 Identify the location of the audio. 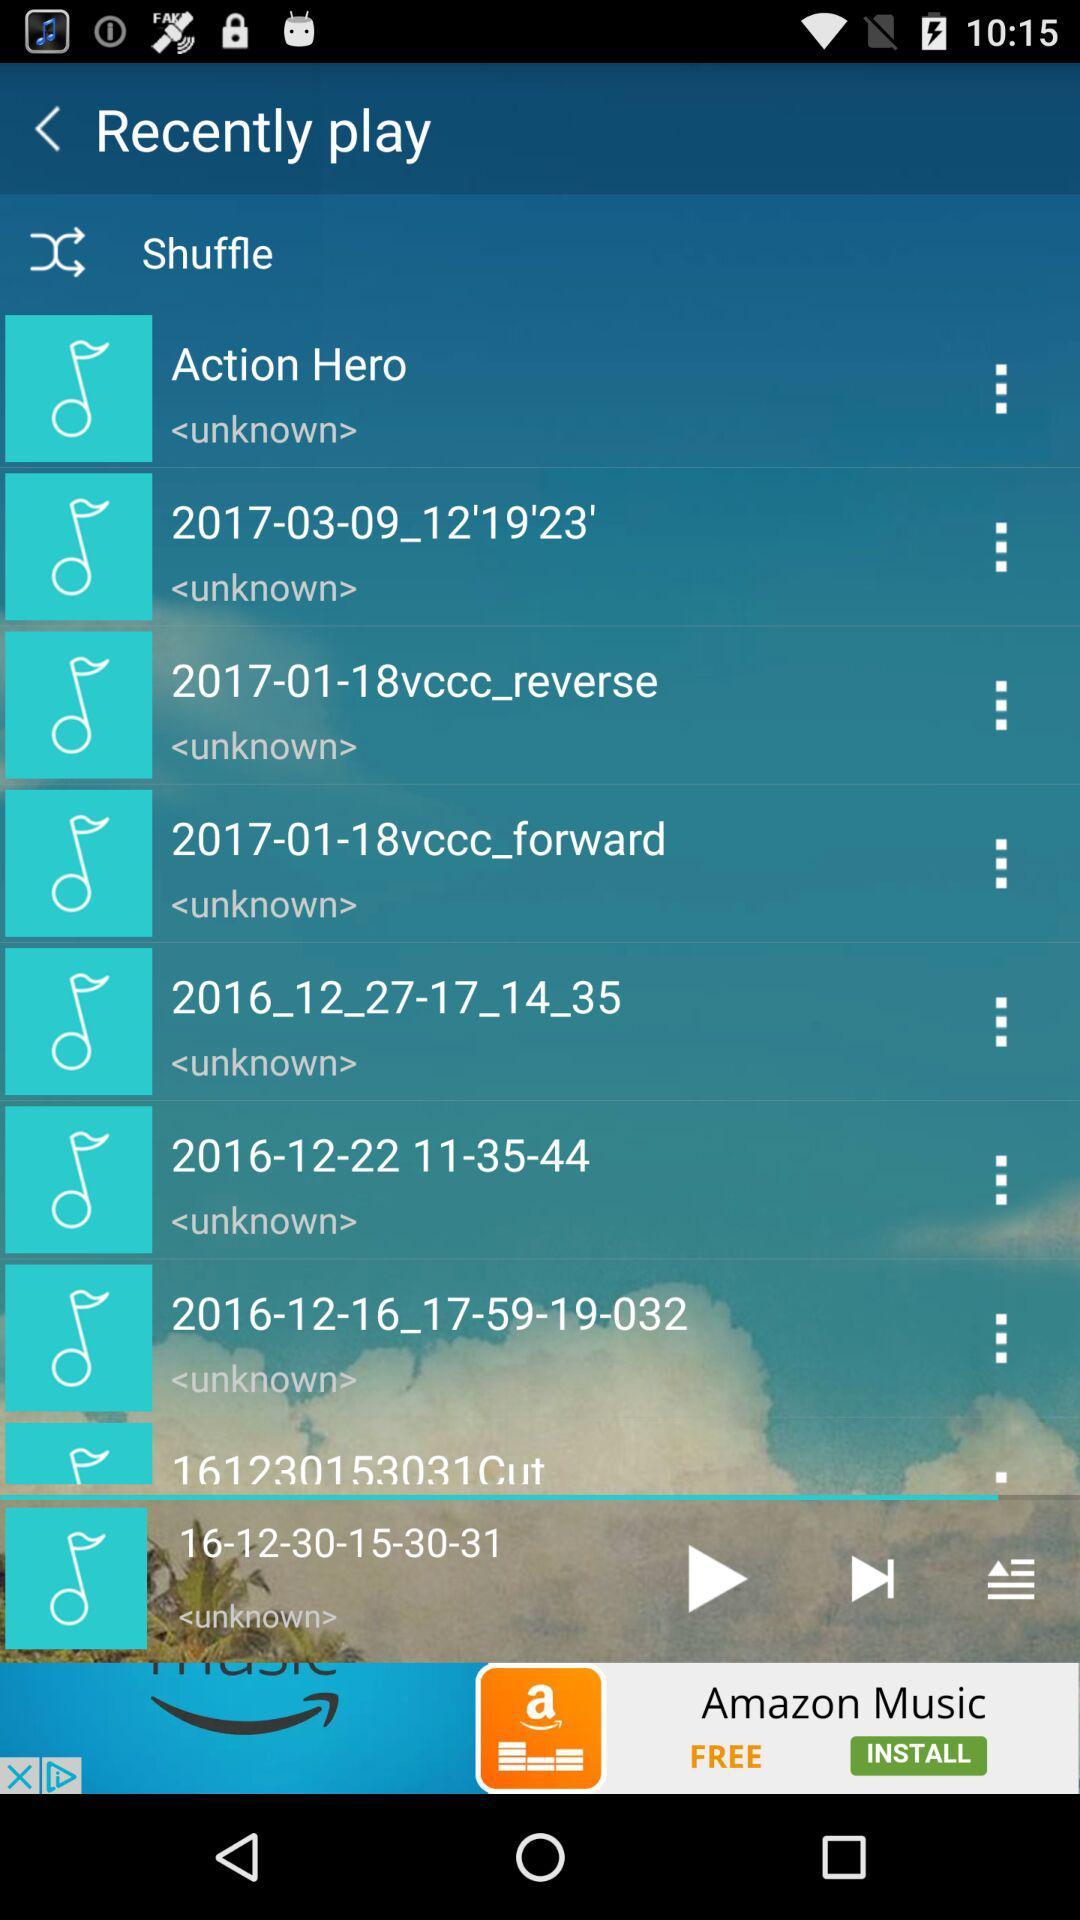
(716, 1577).